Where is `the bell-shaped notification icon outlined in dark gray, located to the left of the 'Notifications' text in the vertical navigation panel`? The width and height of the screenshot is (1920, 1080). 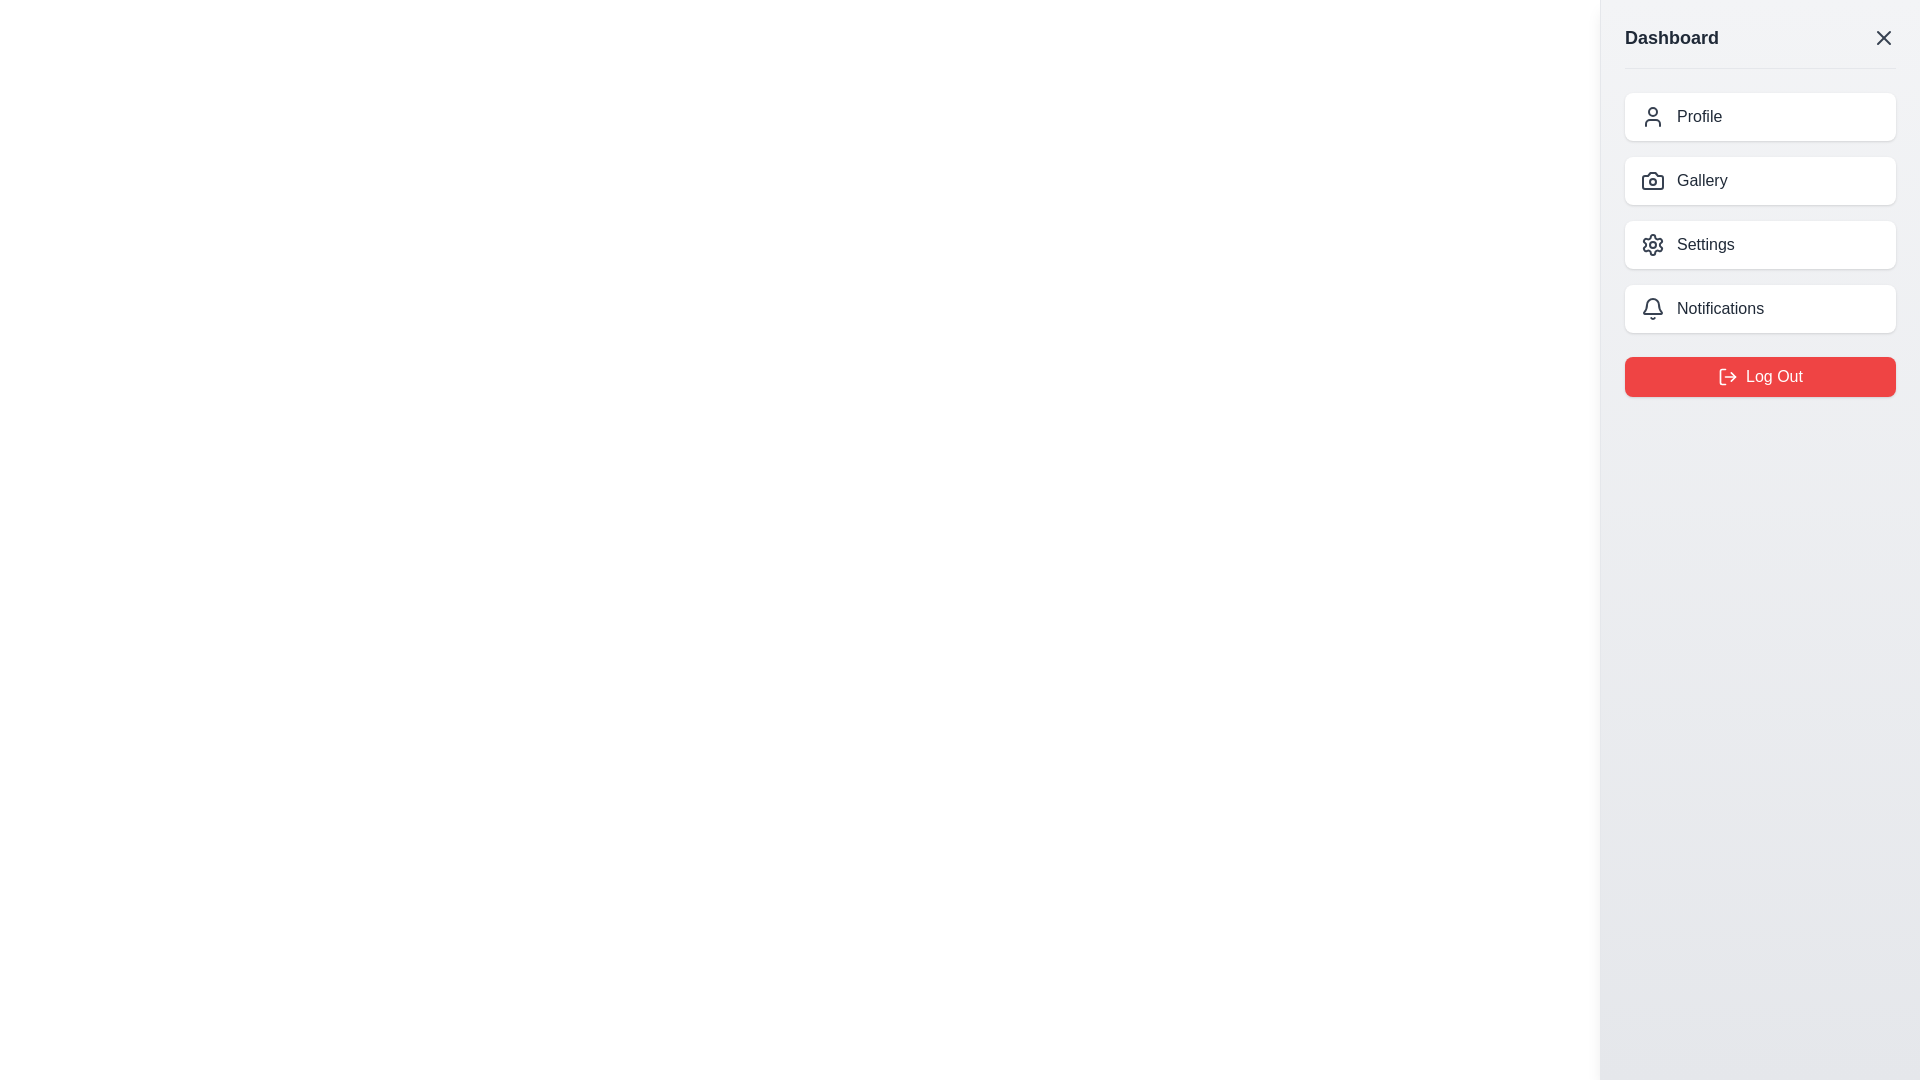
the bell-shaped notification icon outlined in dark gray, located to the left of the 'Notifications' text in the vertical navigation panel is located at coordinates (1652, 308).